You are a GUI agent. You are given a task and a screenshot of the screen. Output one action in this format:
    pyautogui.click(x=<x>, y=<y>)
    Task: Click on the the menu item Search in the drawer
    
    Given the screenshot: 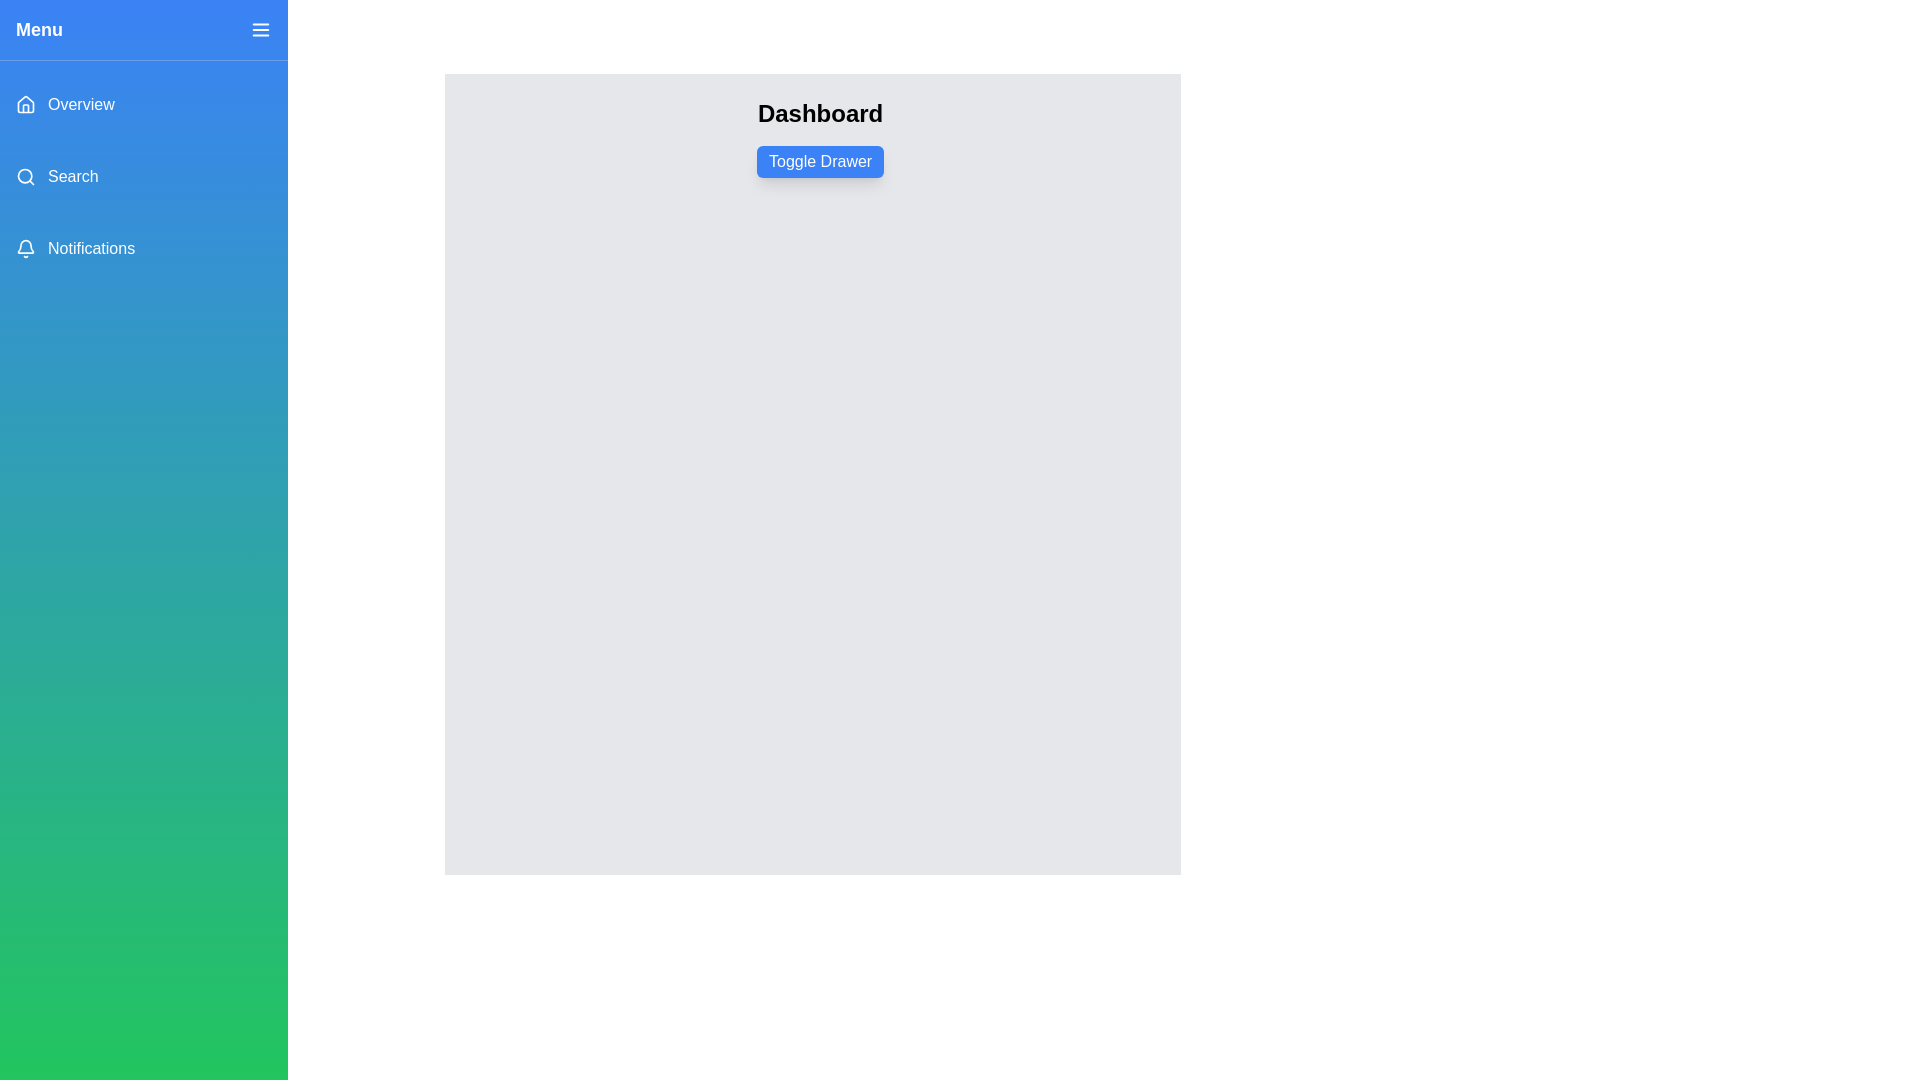 What is the action you would take?
    pyautogui.click(x=143, y=176)
    